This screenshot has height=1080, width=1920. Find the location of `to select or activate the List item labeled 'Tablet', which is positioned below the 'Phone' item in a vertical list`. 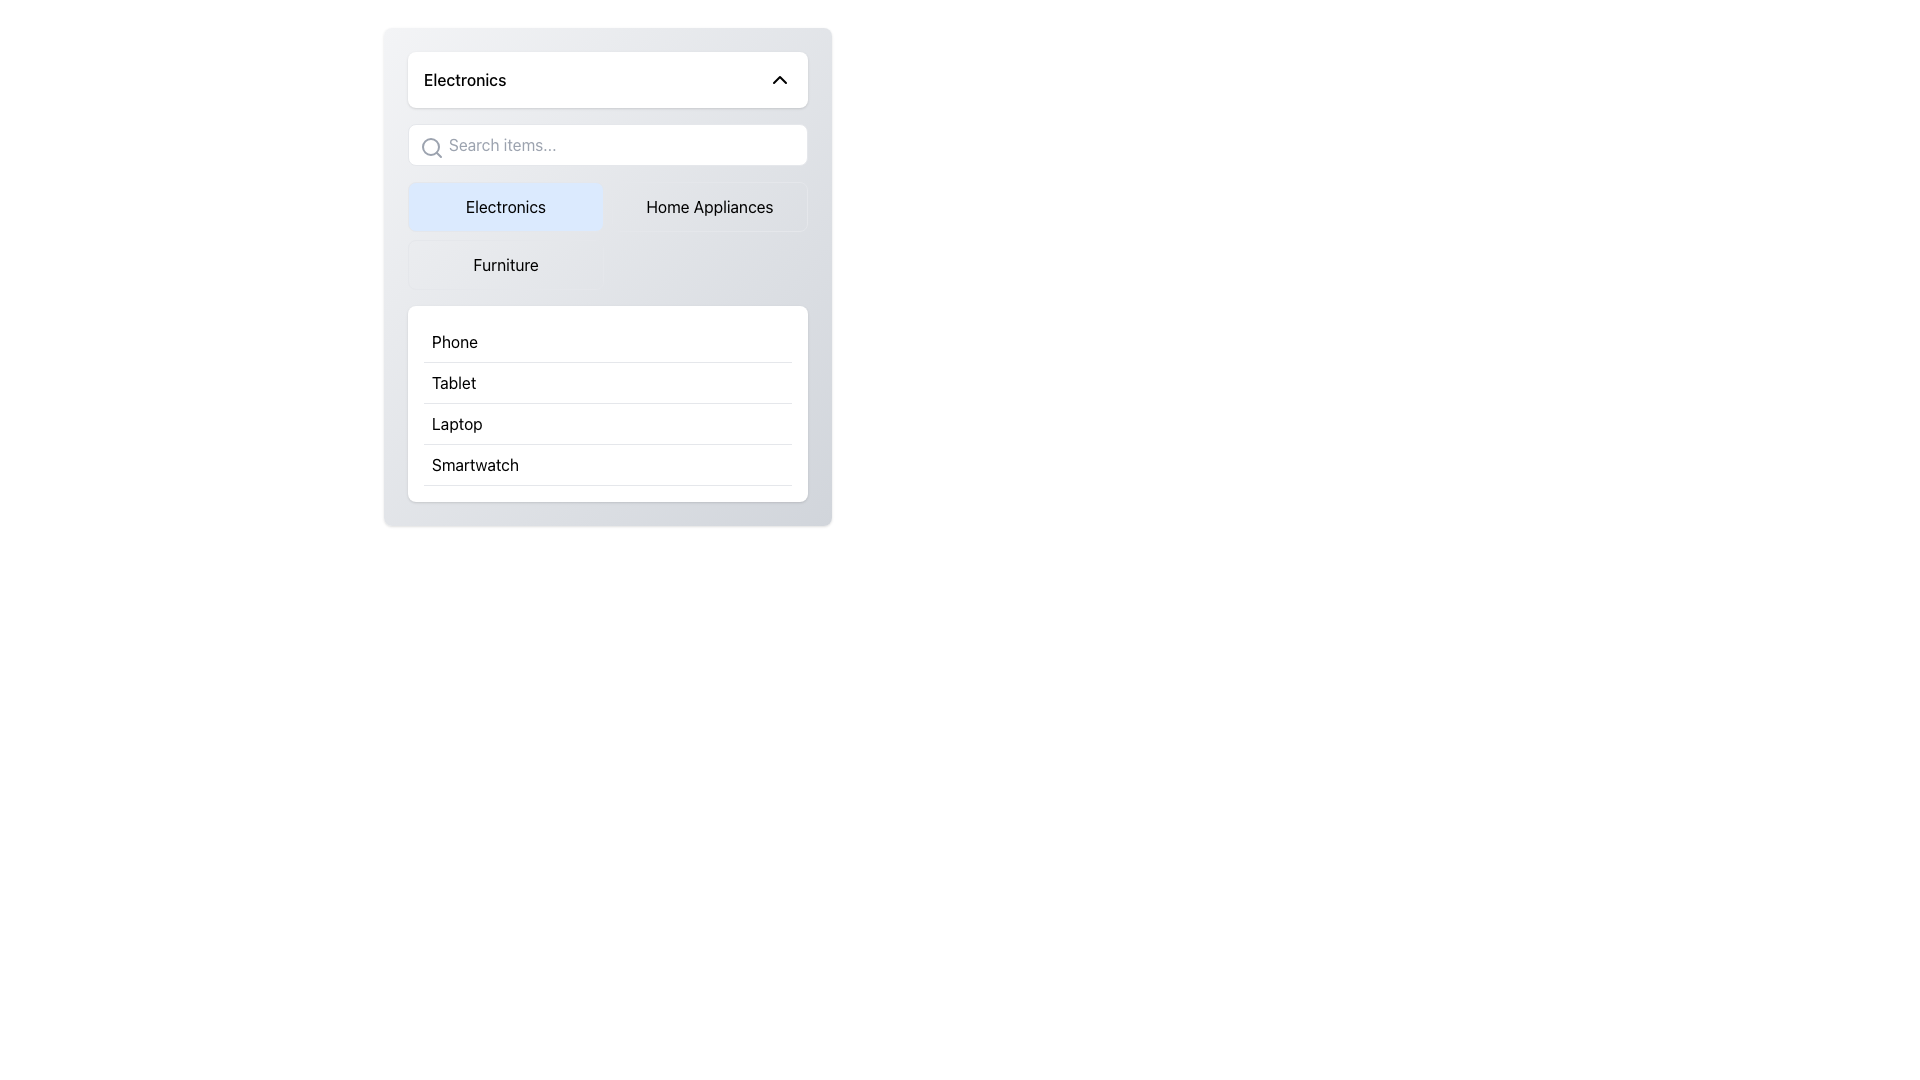

to select or activate the List item labeled 'Tablet', which is positioned below the 'Phone' item in a vertical list is located at coordinates (607, 382).